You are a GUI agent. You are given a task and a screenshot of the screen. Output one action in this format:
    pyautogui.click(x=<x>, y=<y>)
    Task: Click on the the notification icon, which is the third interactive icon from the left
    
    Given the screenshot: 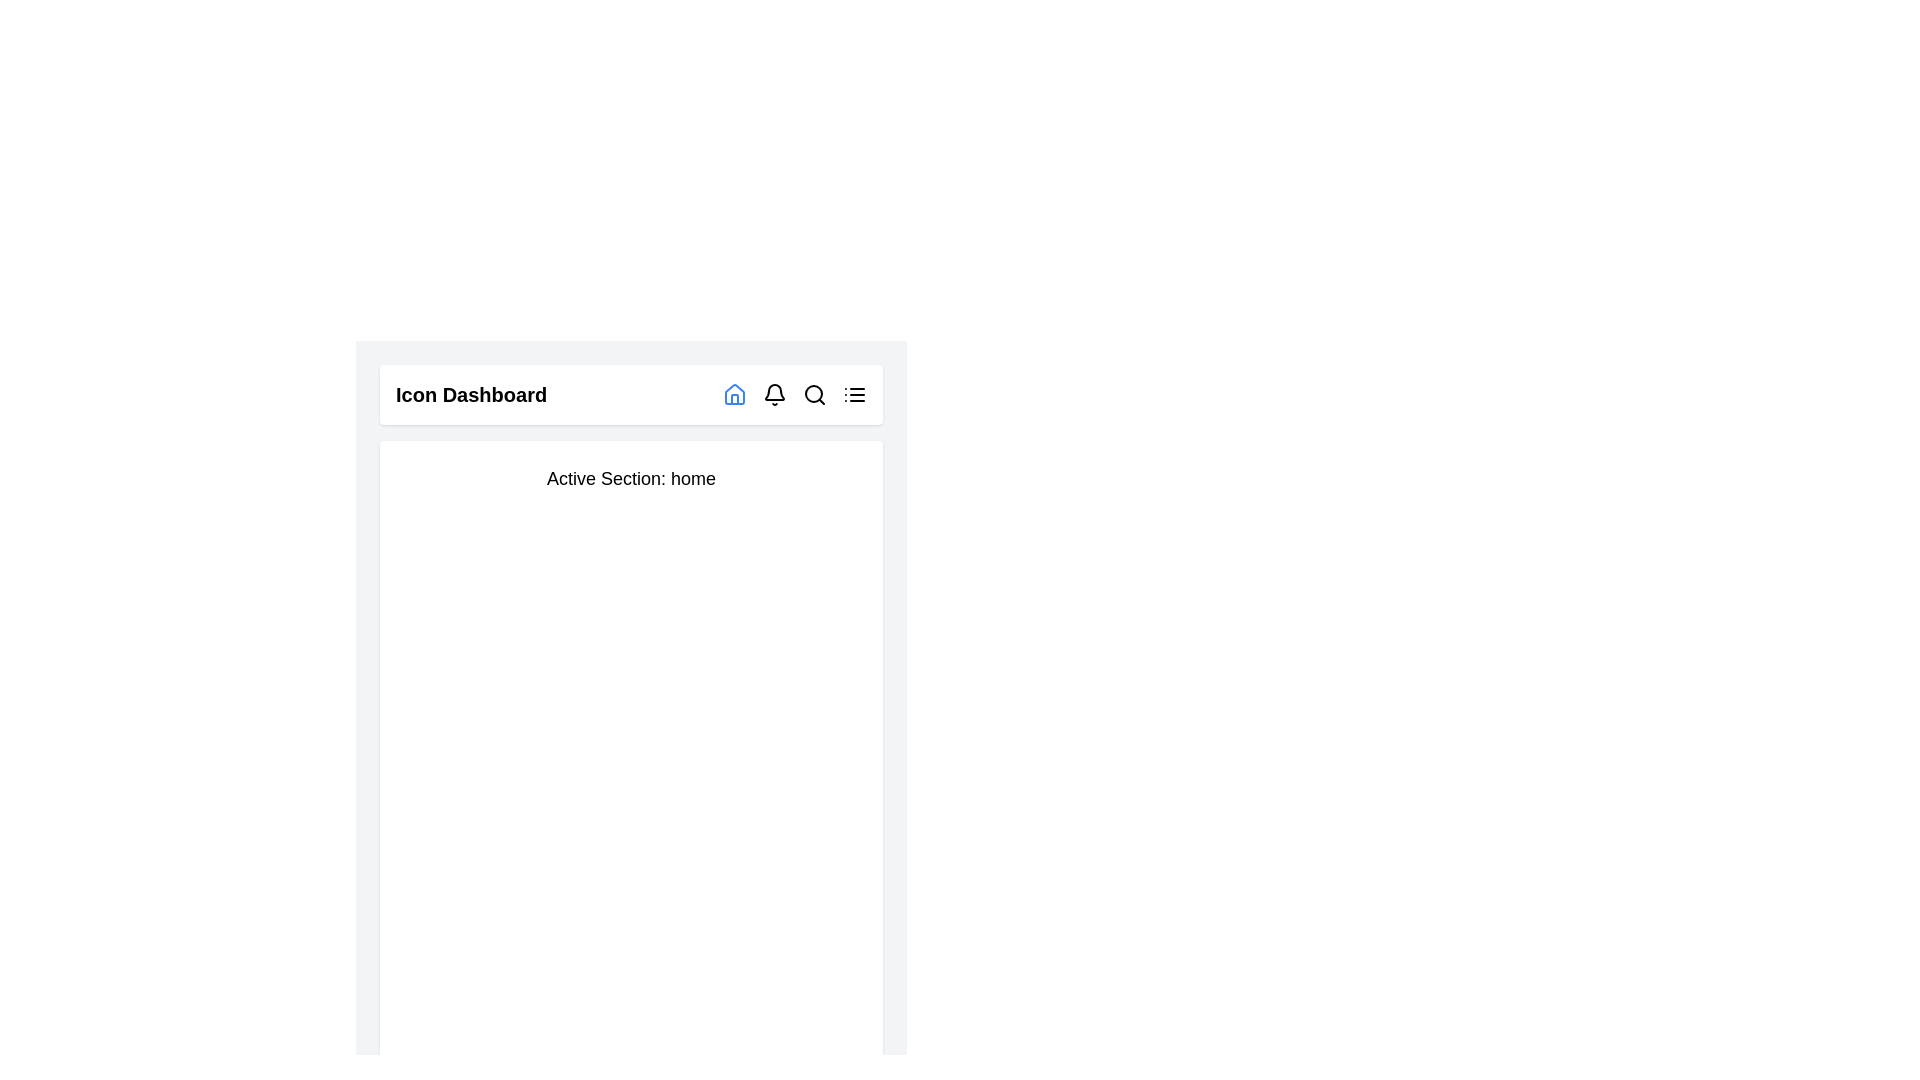 What is the action you would take?
    pyautogui.click(x=773, y=394)
    